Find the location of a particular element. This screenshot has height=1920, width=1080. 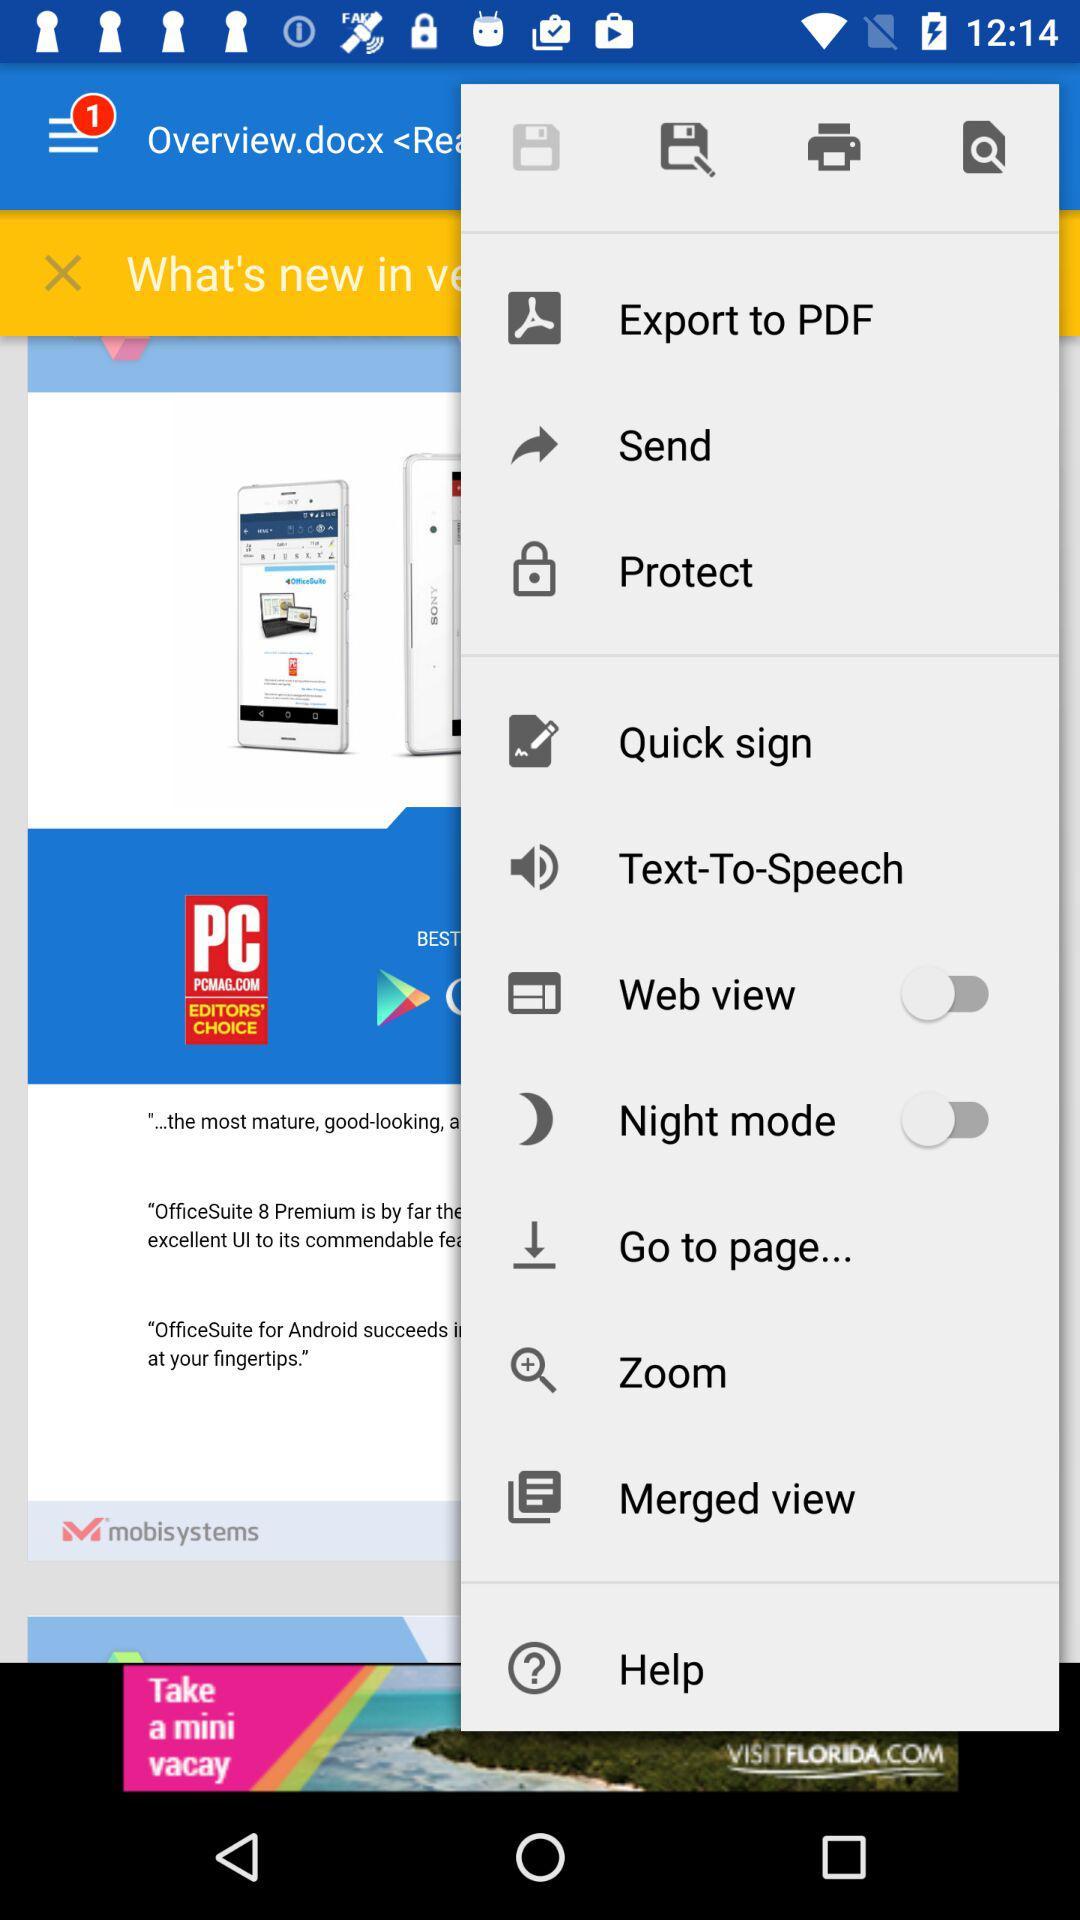

icon below export to pdf icon is located at coordinates (759, 442).